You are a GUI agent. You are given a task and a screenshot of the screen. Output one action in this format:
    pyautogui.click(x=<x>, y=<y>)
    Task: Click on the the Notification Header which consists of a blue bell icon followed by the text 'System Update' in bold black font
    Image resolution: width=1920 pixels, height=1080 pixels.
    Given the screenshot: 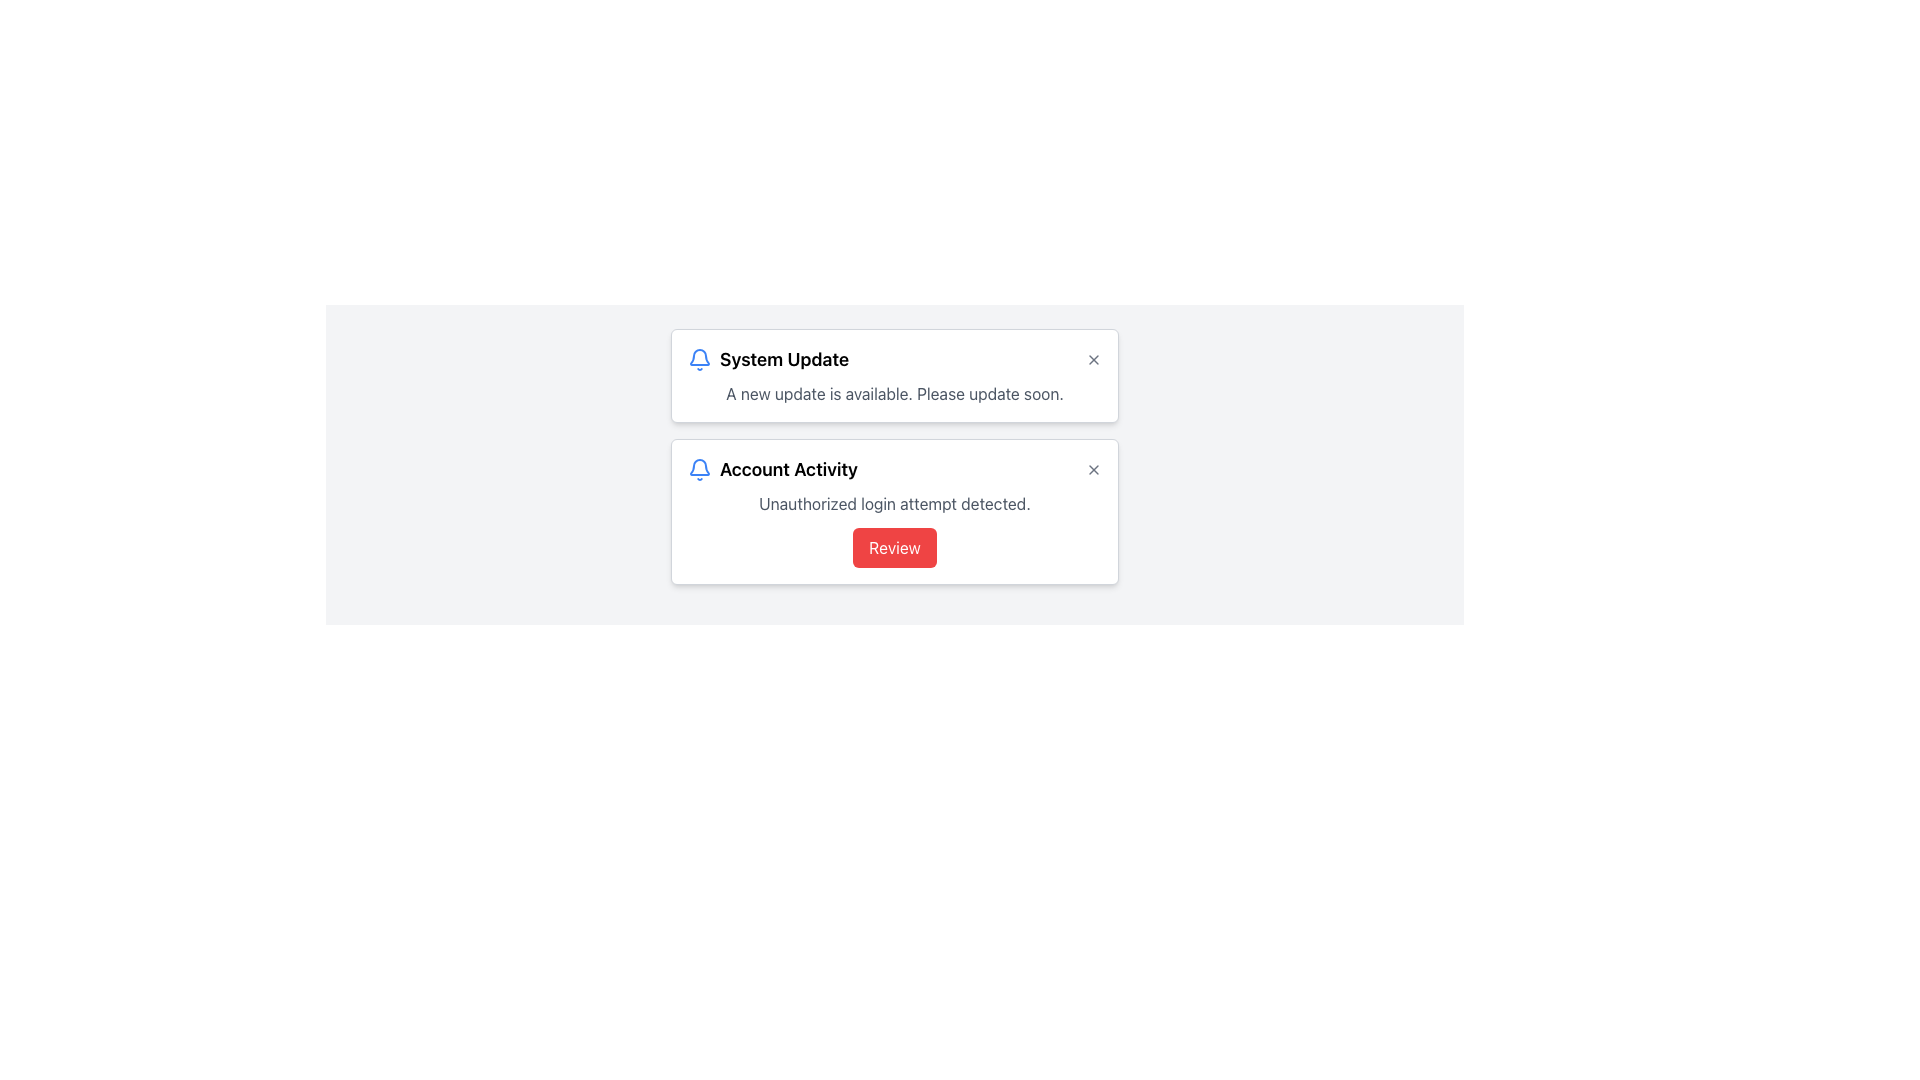 What is the action you would take?
    pyautogui.click(x=767, y=358)
    